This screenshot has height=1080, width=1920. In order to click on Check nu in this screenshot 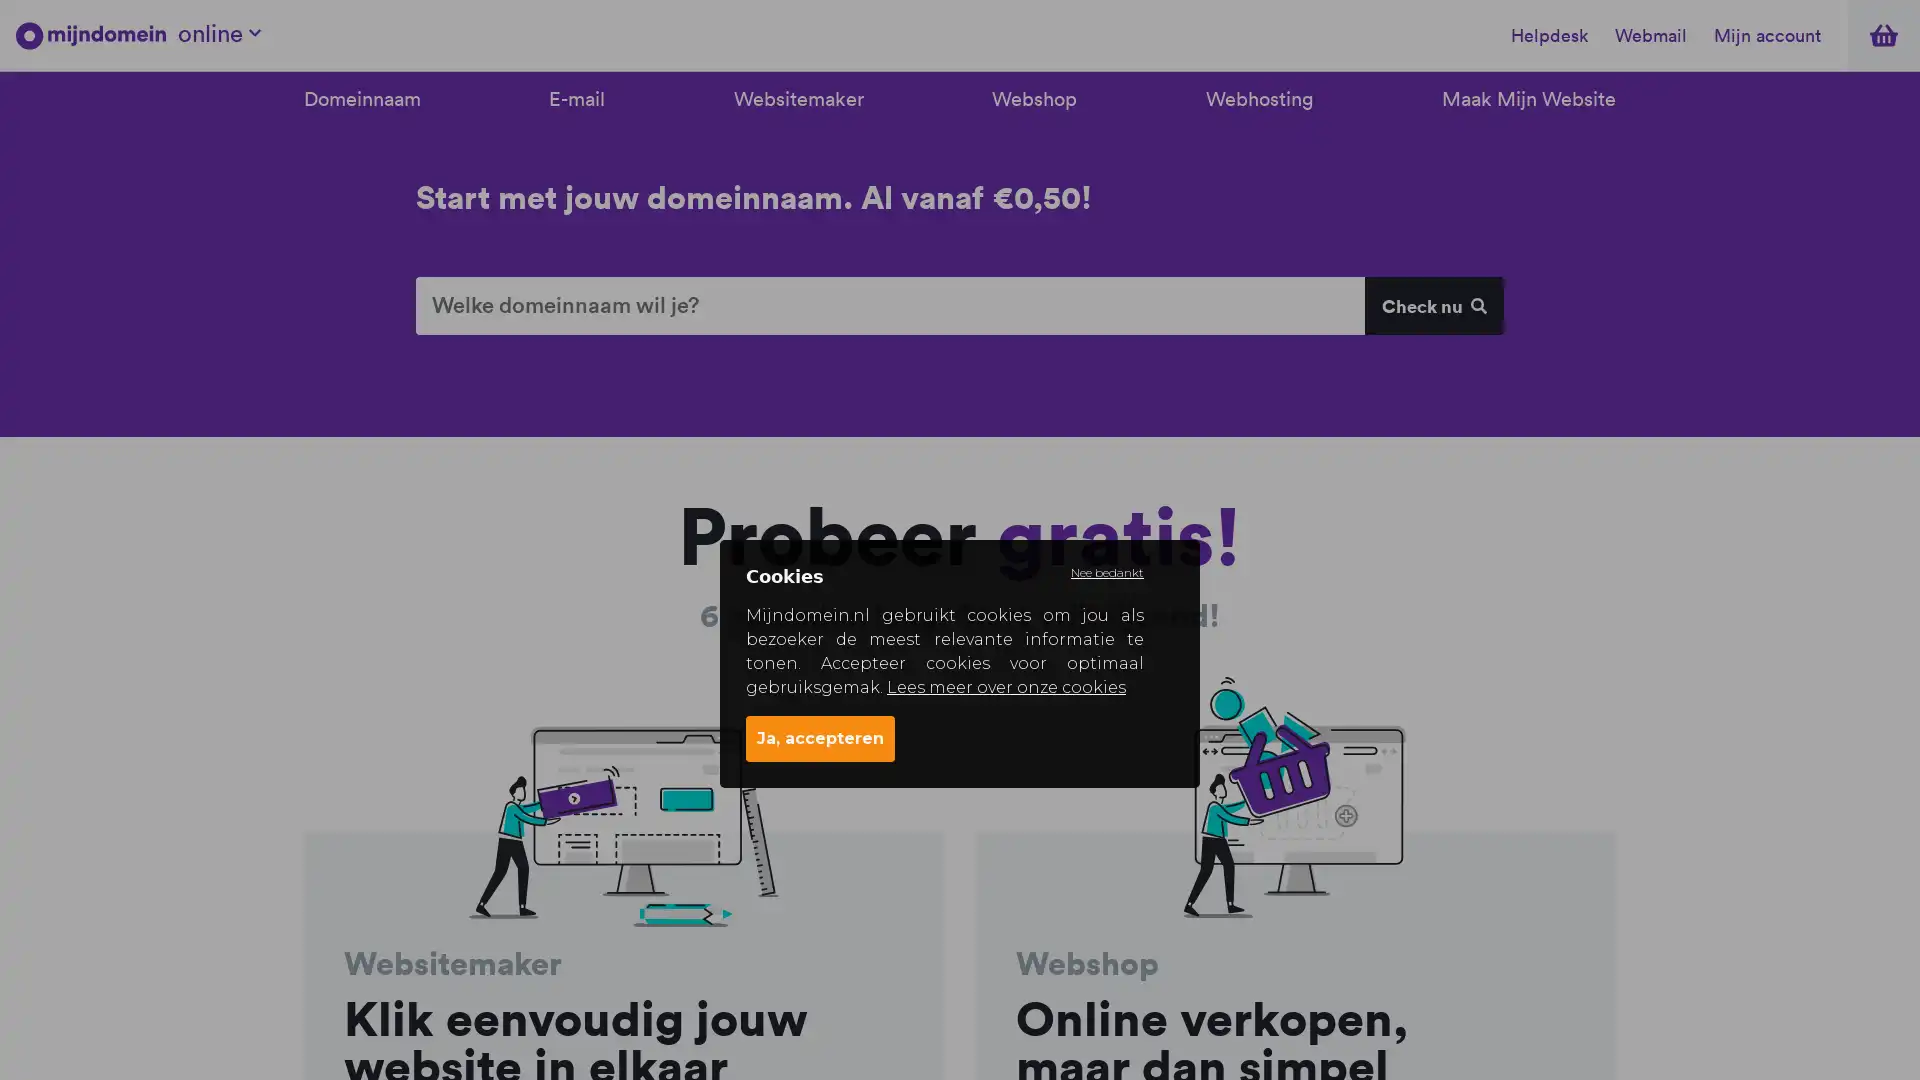, I will do `click(1432, 305)`.